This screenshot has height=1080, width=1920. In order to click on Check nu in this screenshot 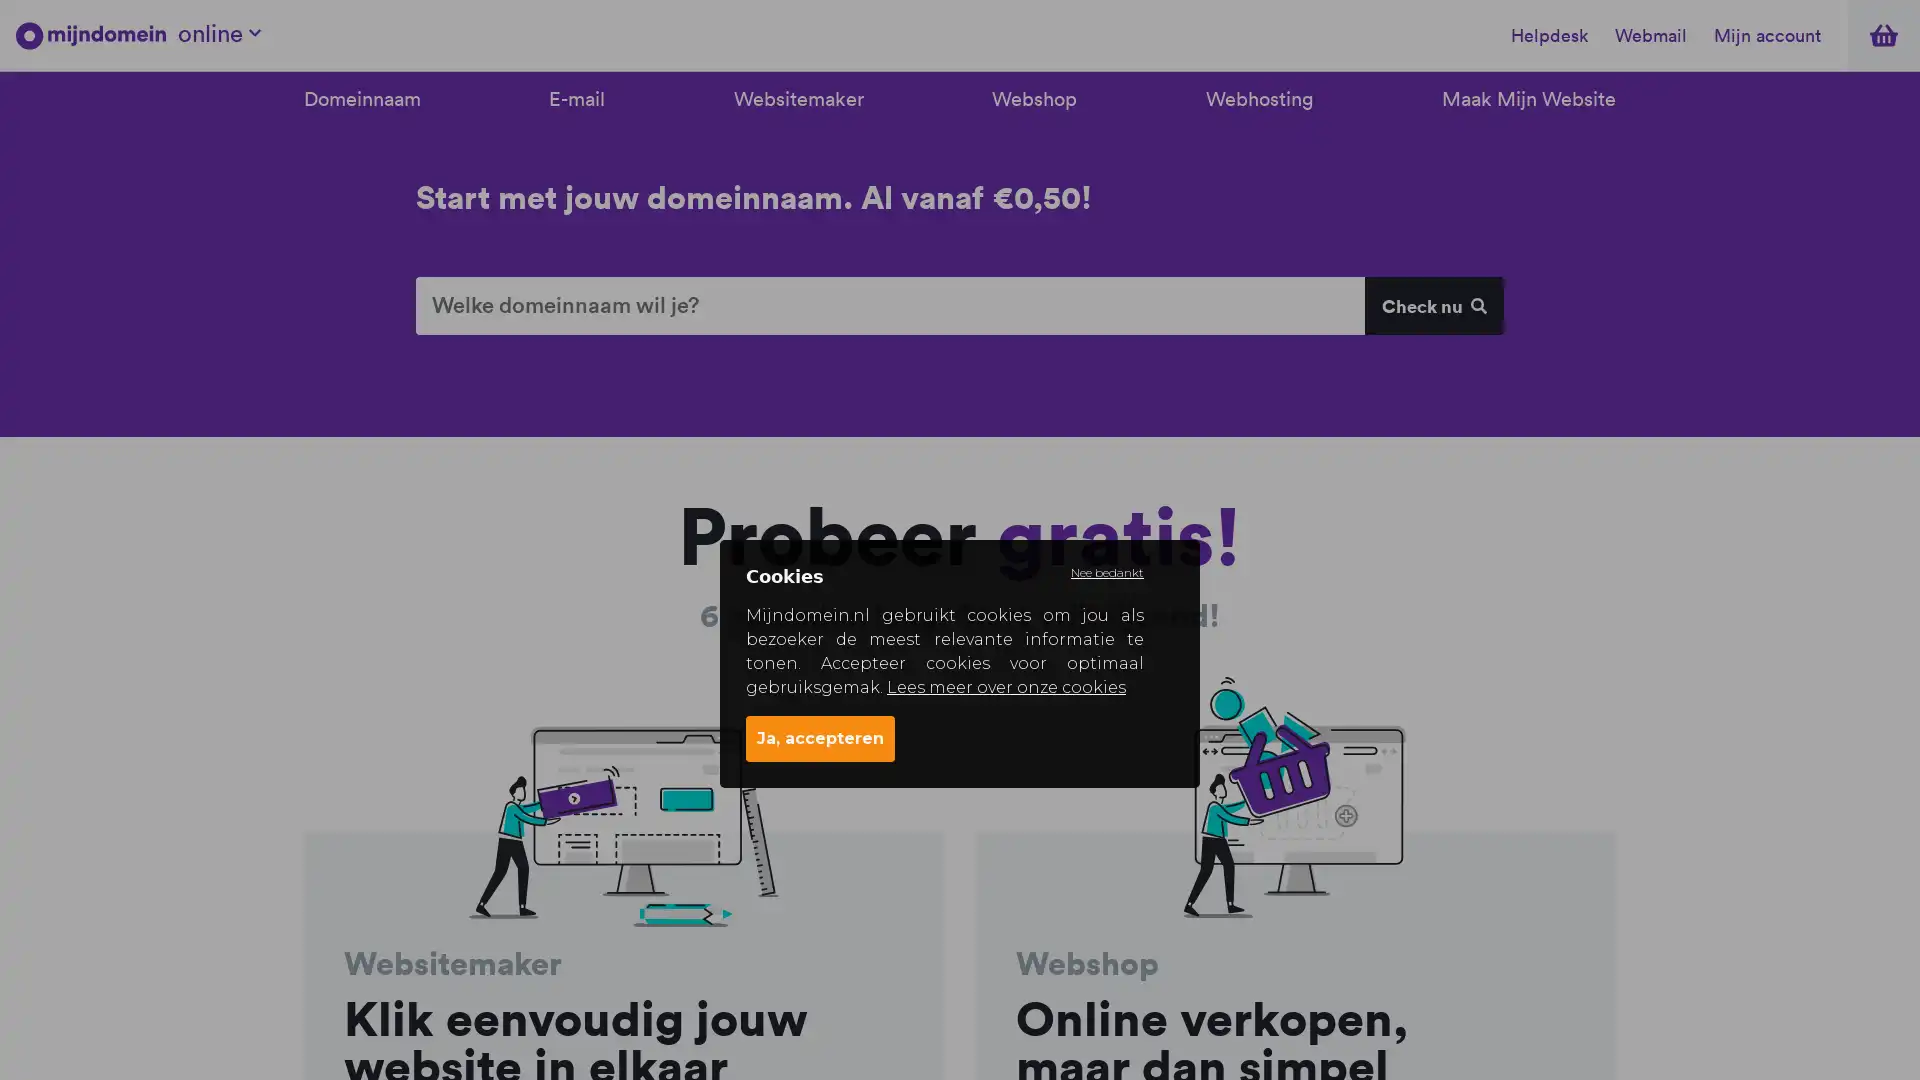, I will do `click(1432, 305)`.